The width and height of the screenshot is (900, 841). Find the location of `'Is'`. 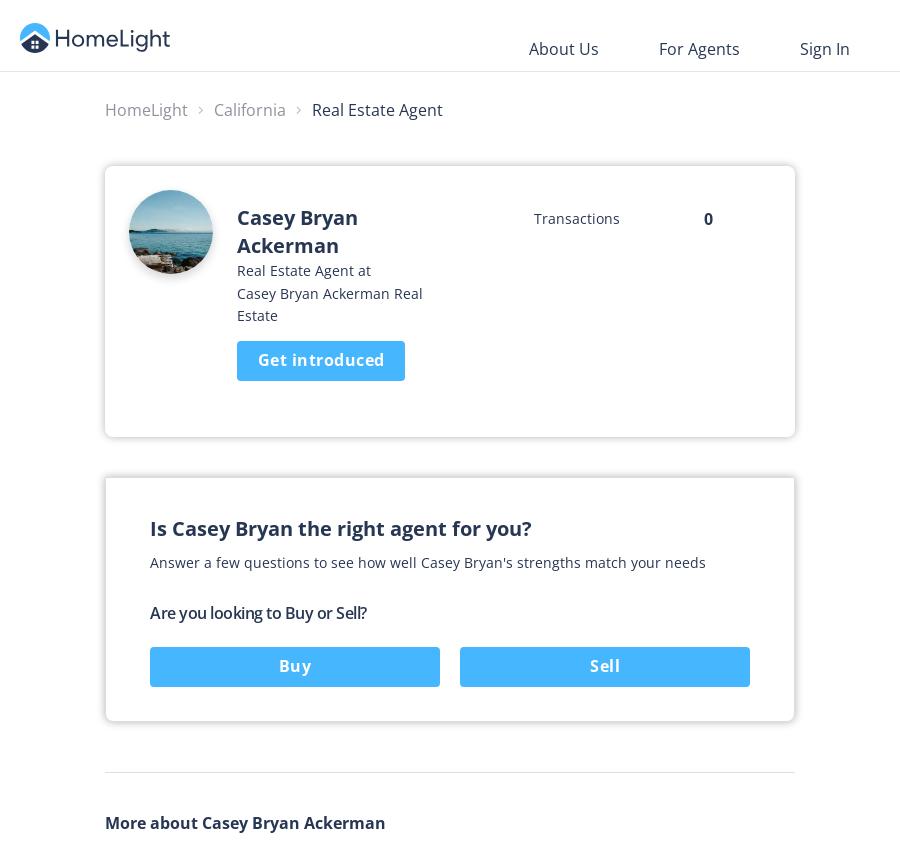

'Is' is located at coordinates (161, 528).